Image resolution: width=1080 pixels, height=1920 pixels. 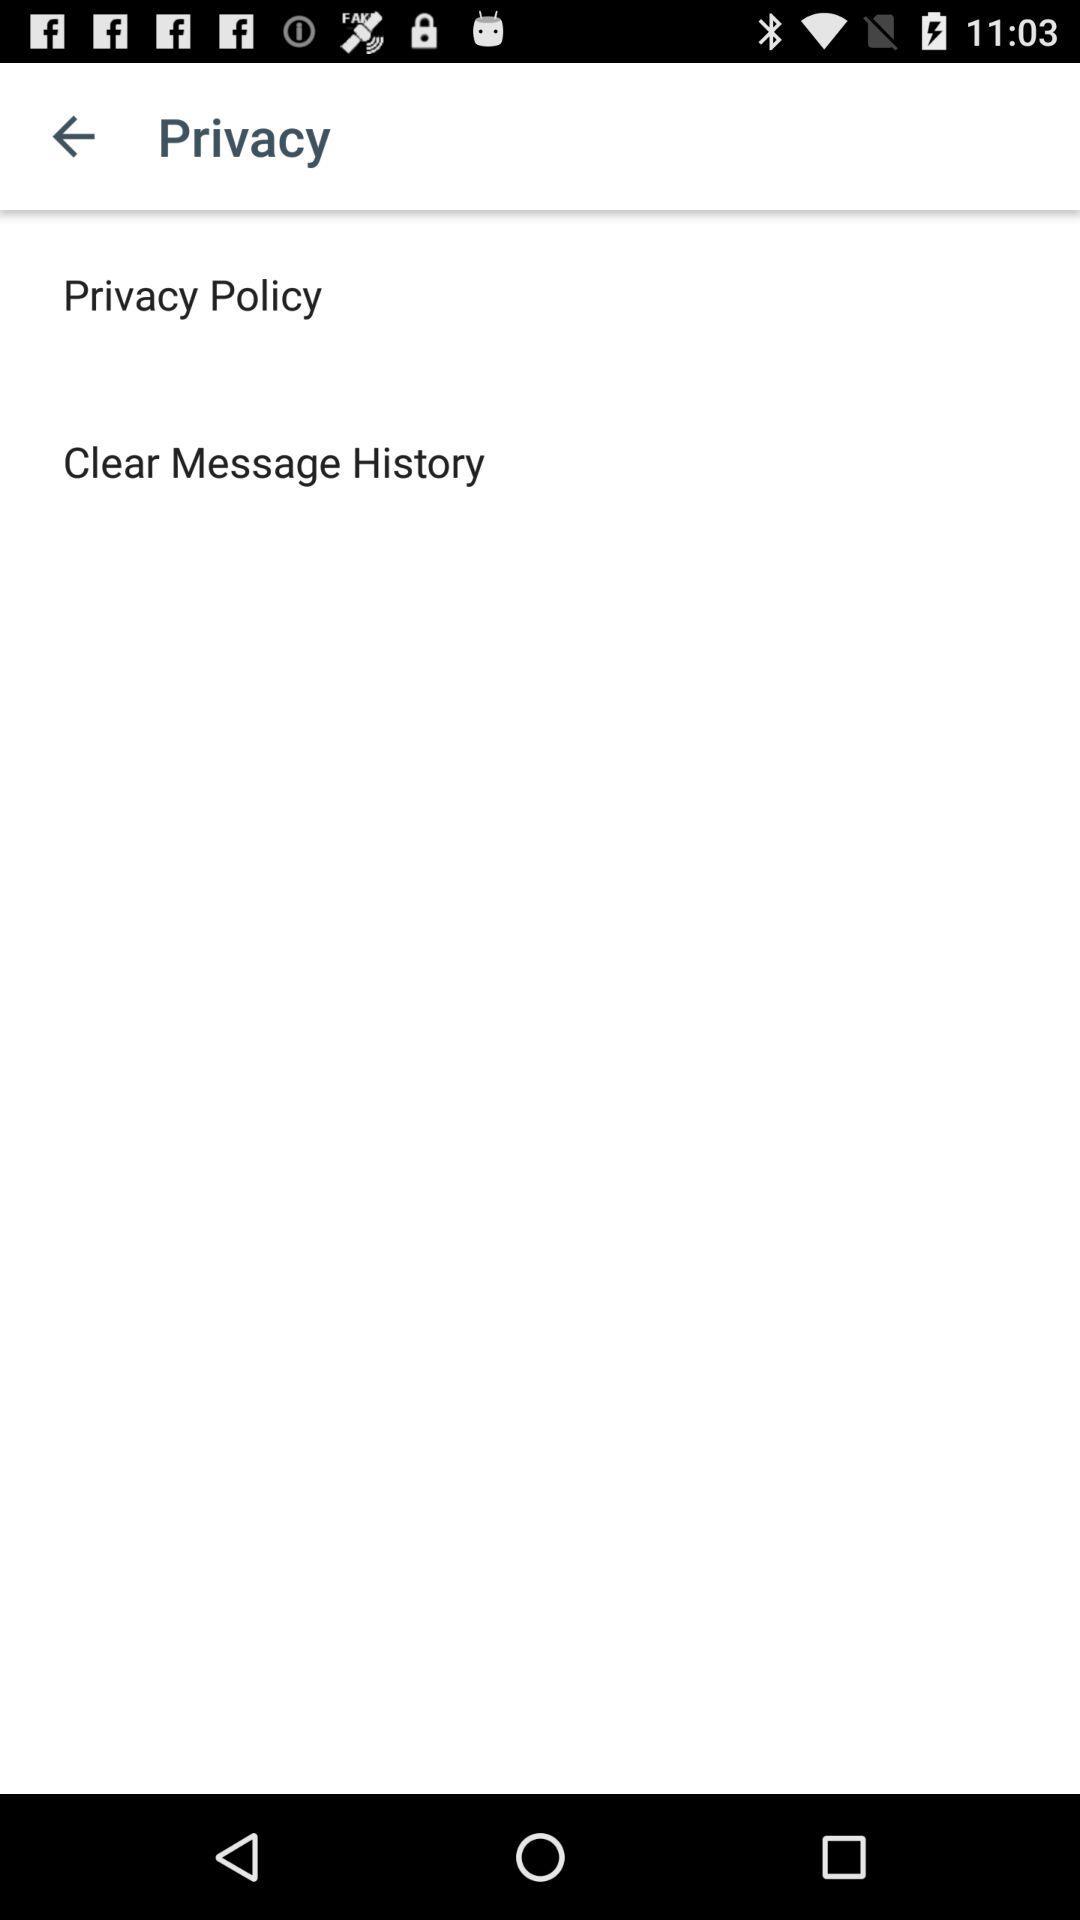 I want to click on the clear message history item, so click(x=274, y=460).